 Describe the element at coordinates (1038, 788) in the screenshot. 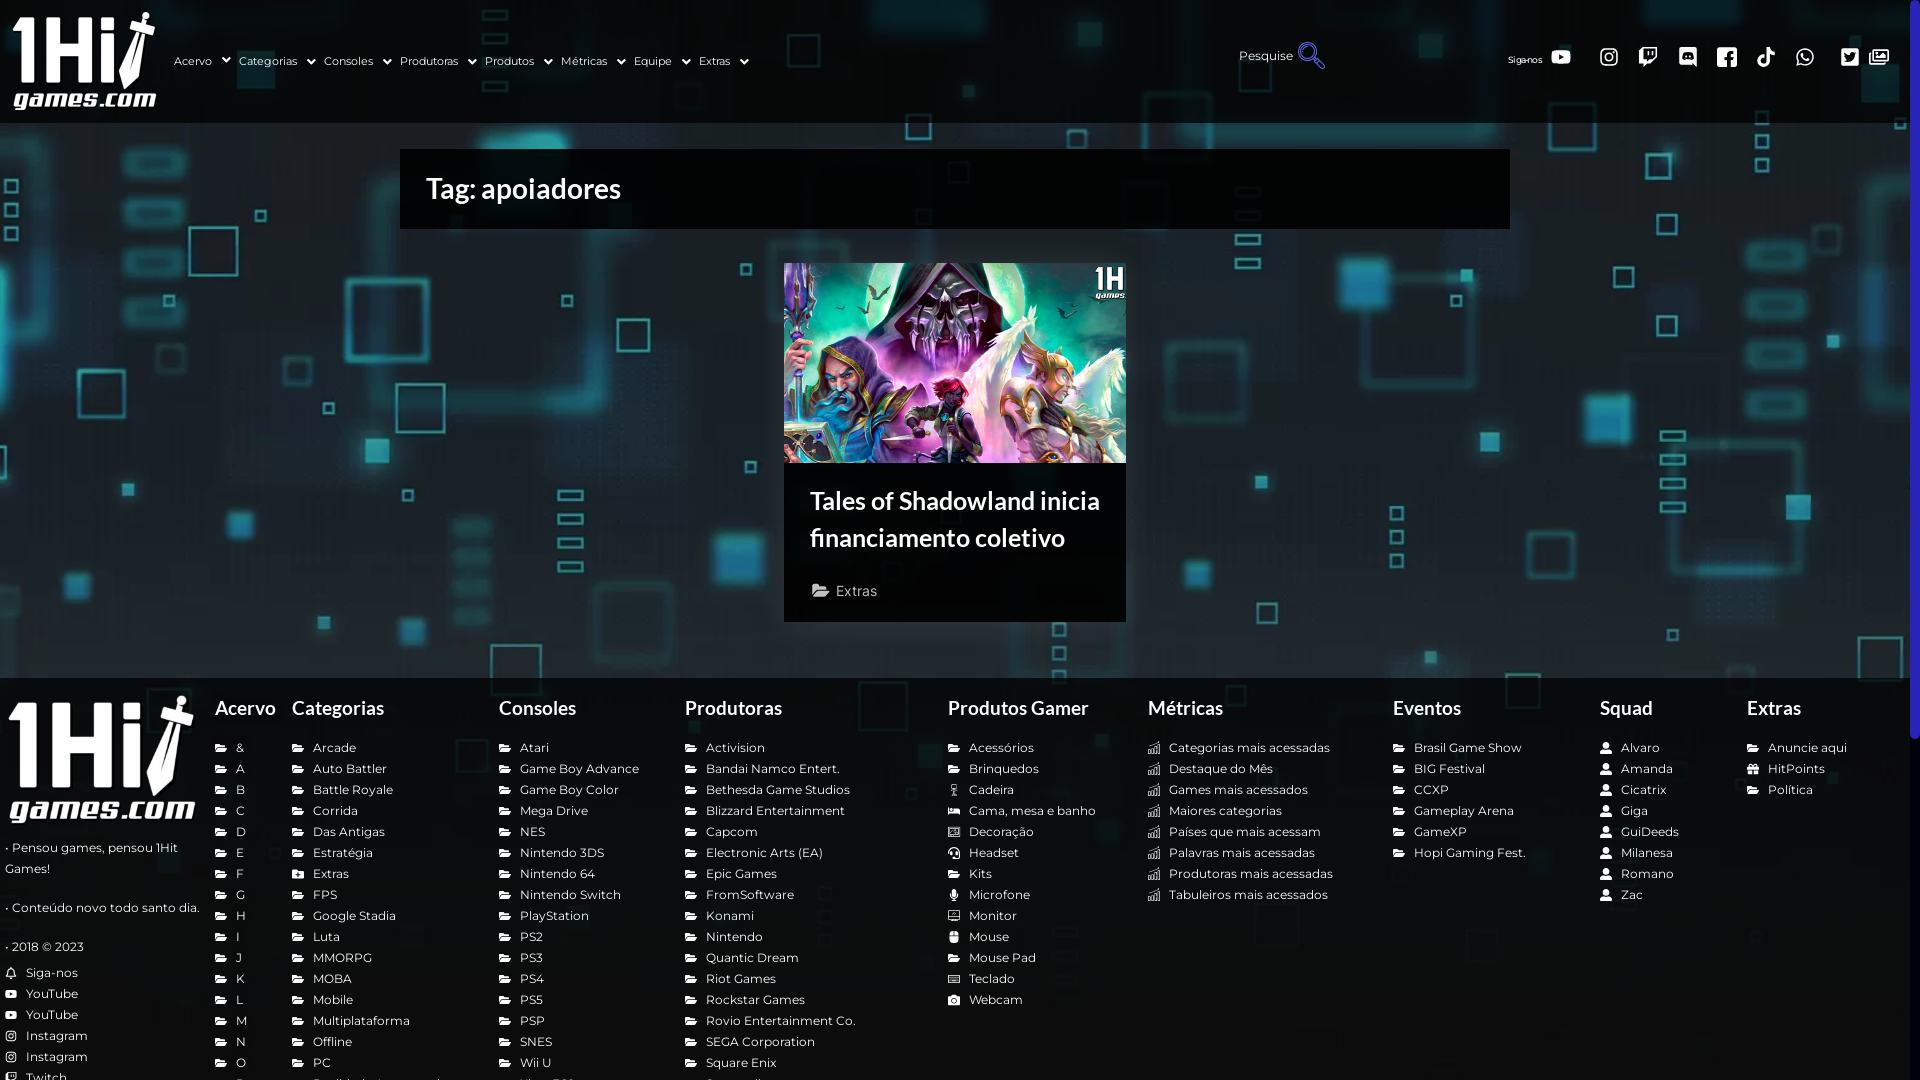

I see `'Cadeira'` at that location.